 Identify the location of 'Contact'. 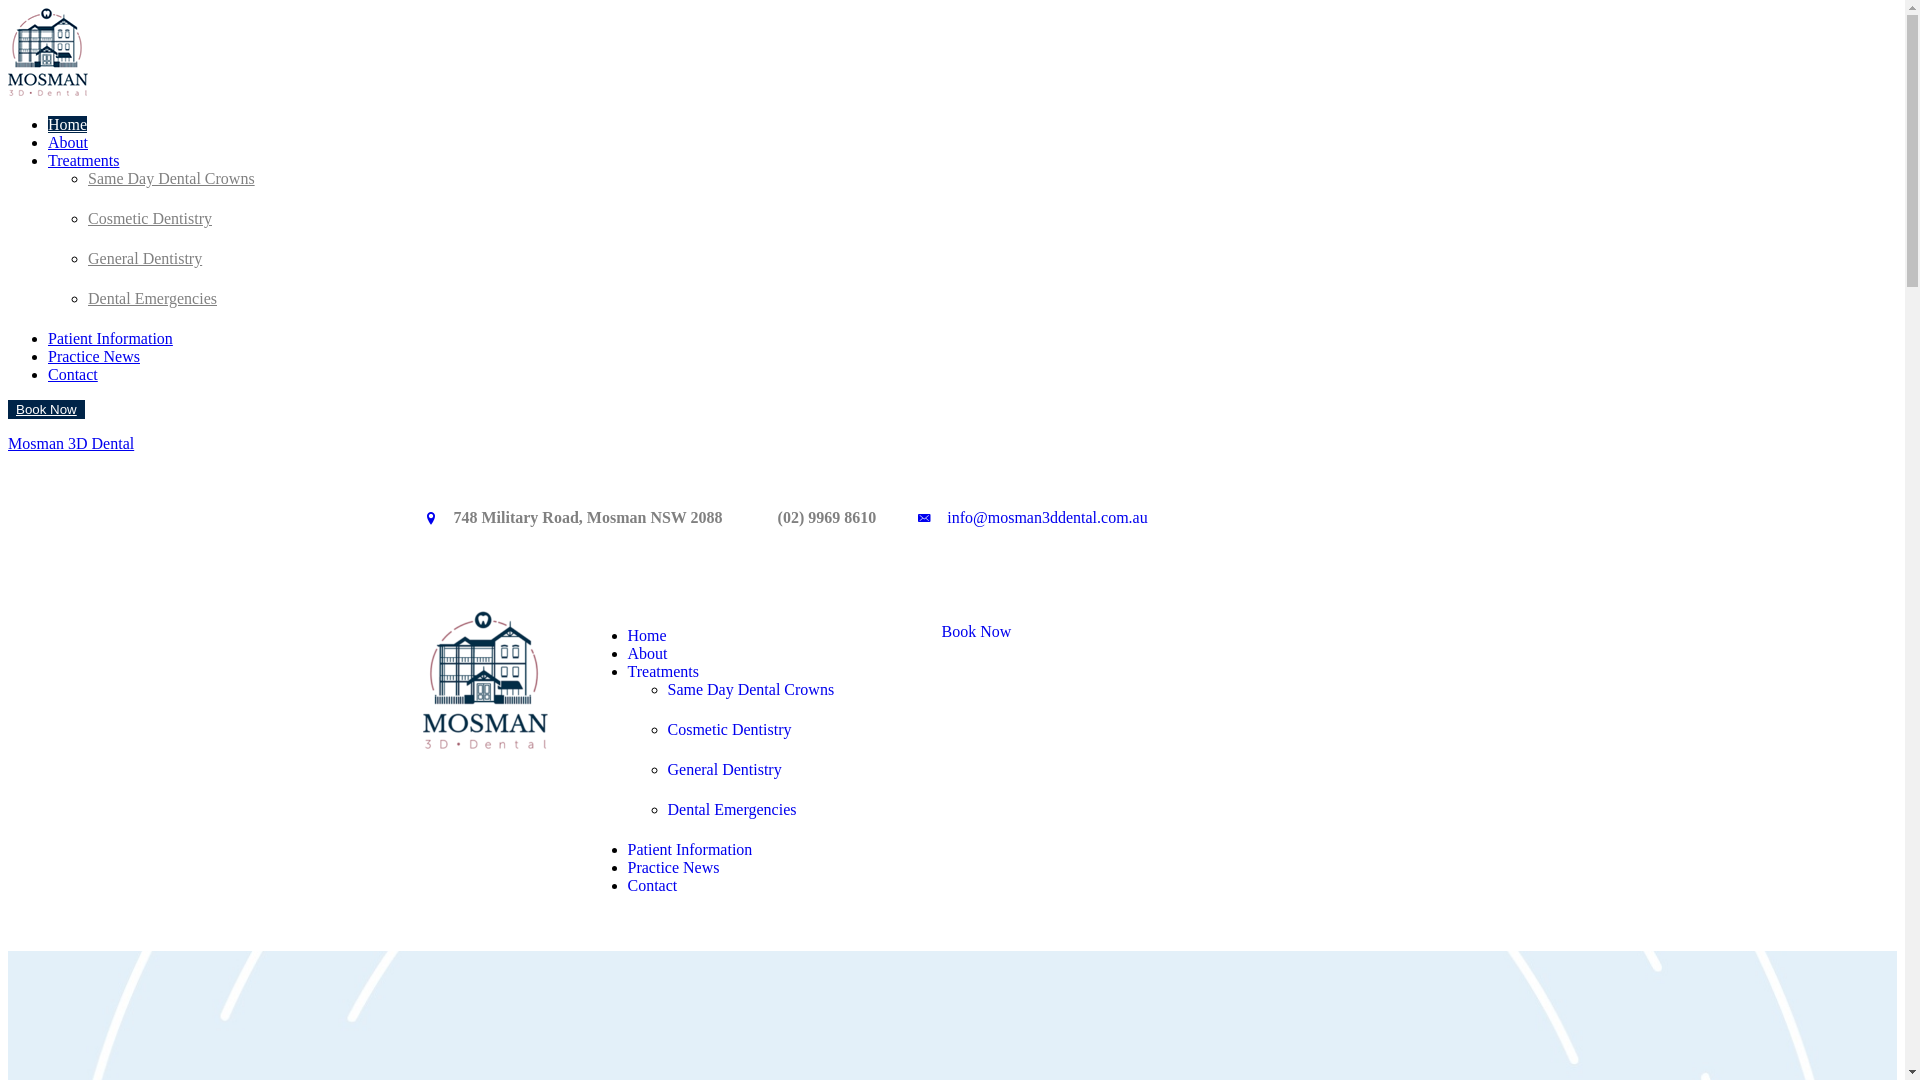
(652, 884).